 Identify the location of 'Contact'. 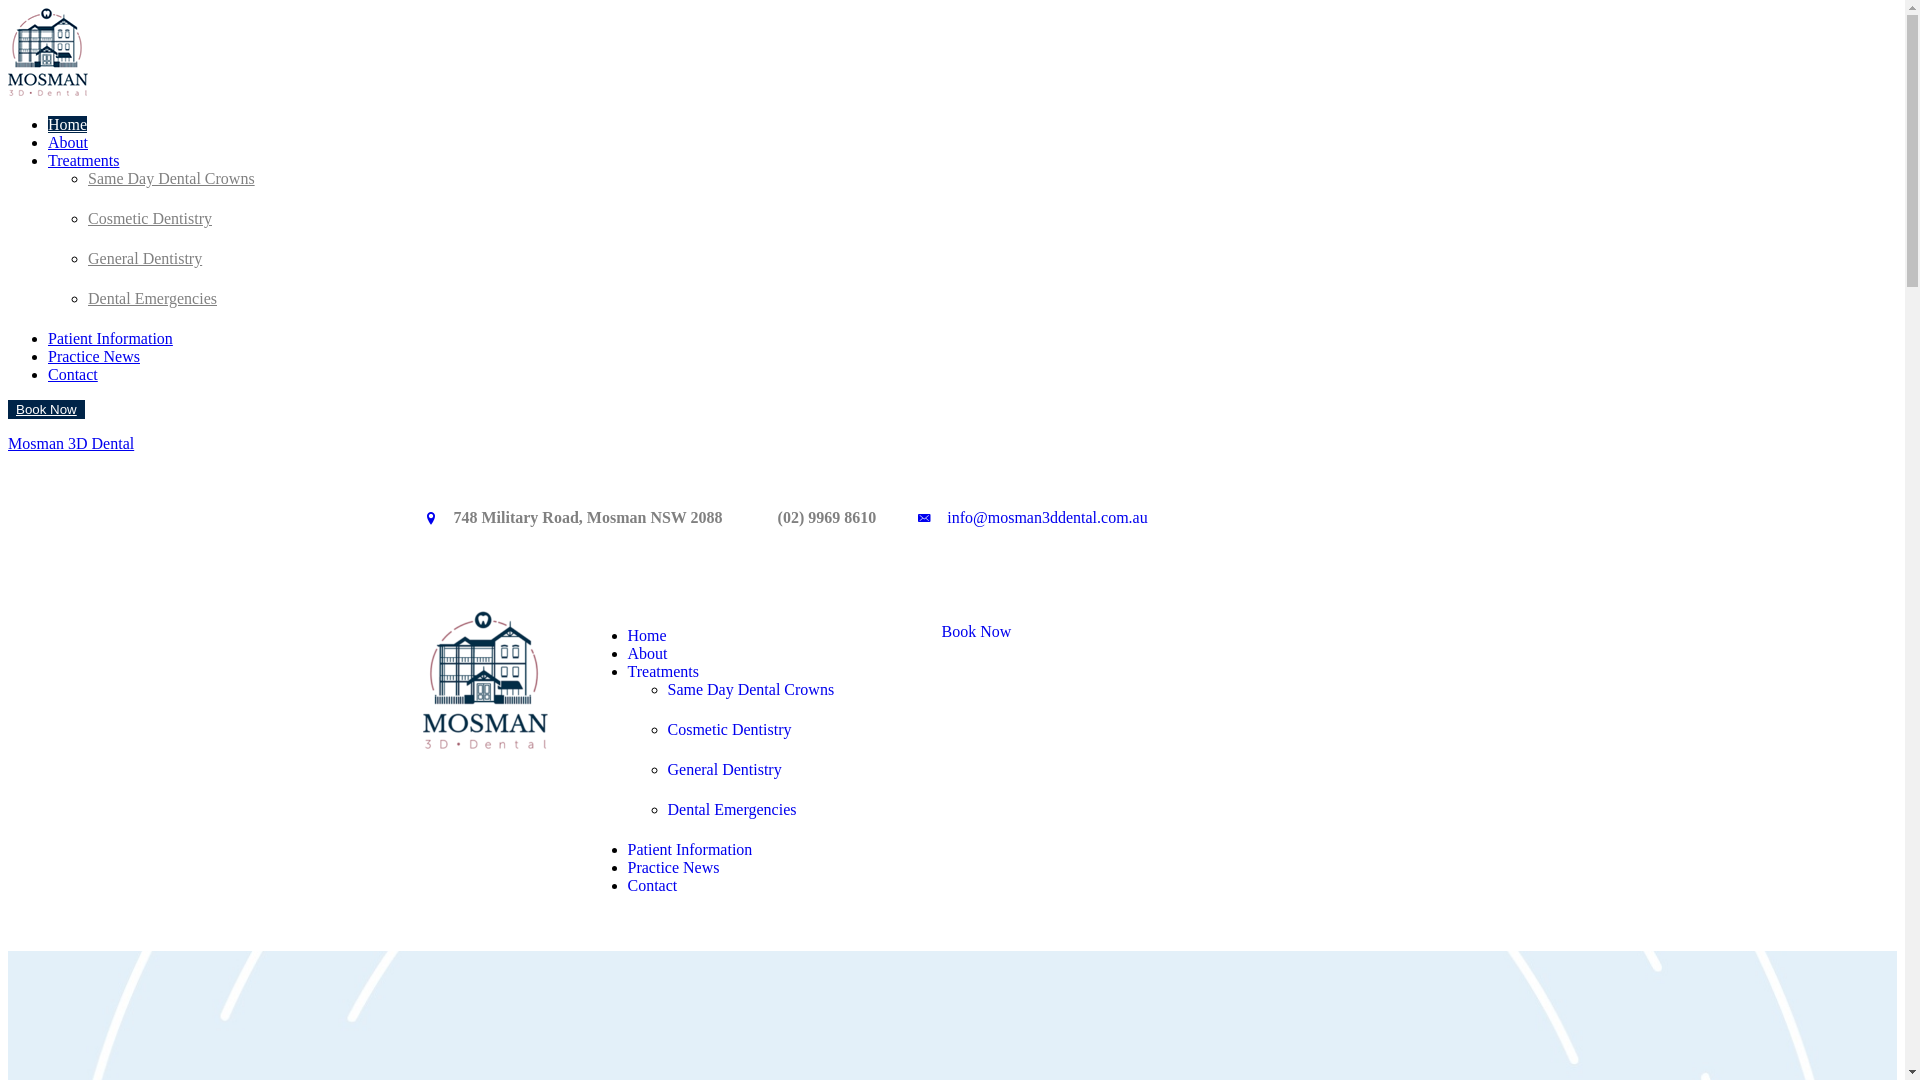
(652, 884).